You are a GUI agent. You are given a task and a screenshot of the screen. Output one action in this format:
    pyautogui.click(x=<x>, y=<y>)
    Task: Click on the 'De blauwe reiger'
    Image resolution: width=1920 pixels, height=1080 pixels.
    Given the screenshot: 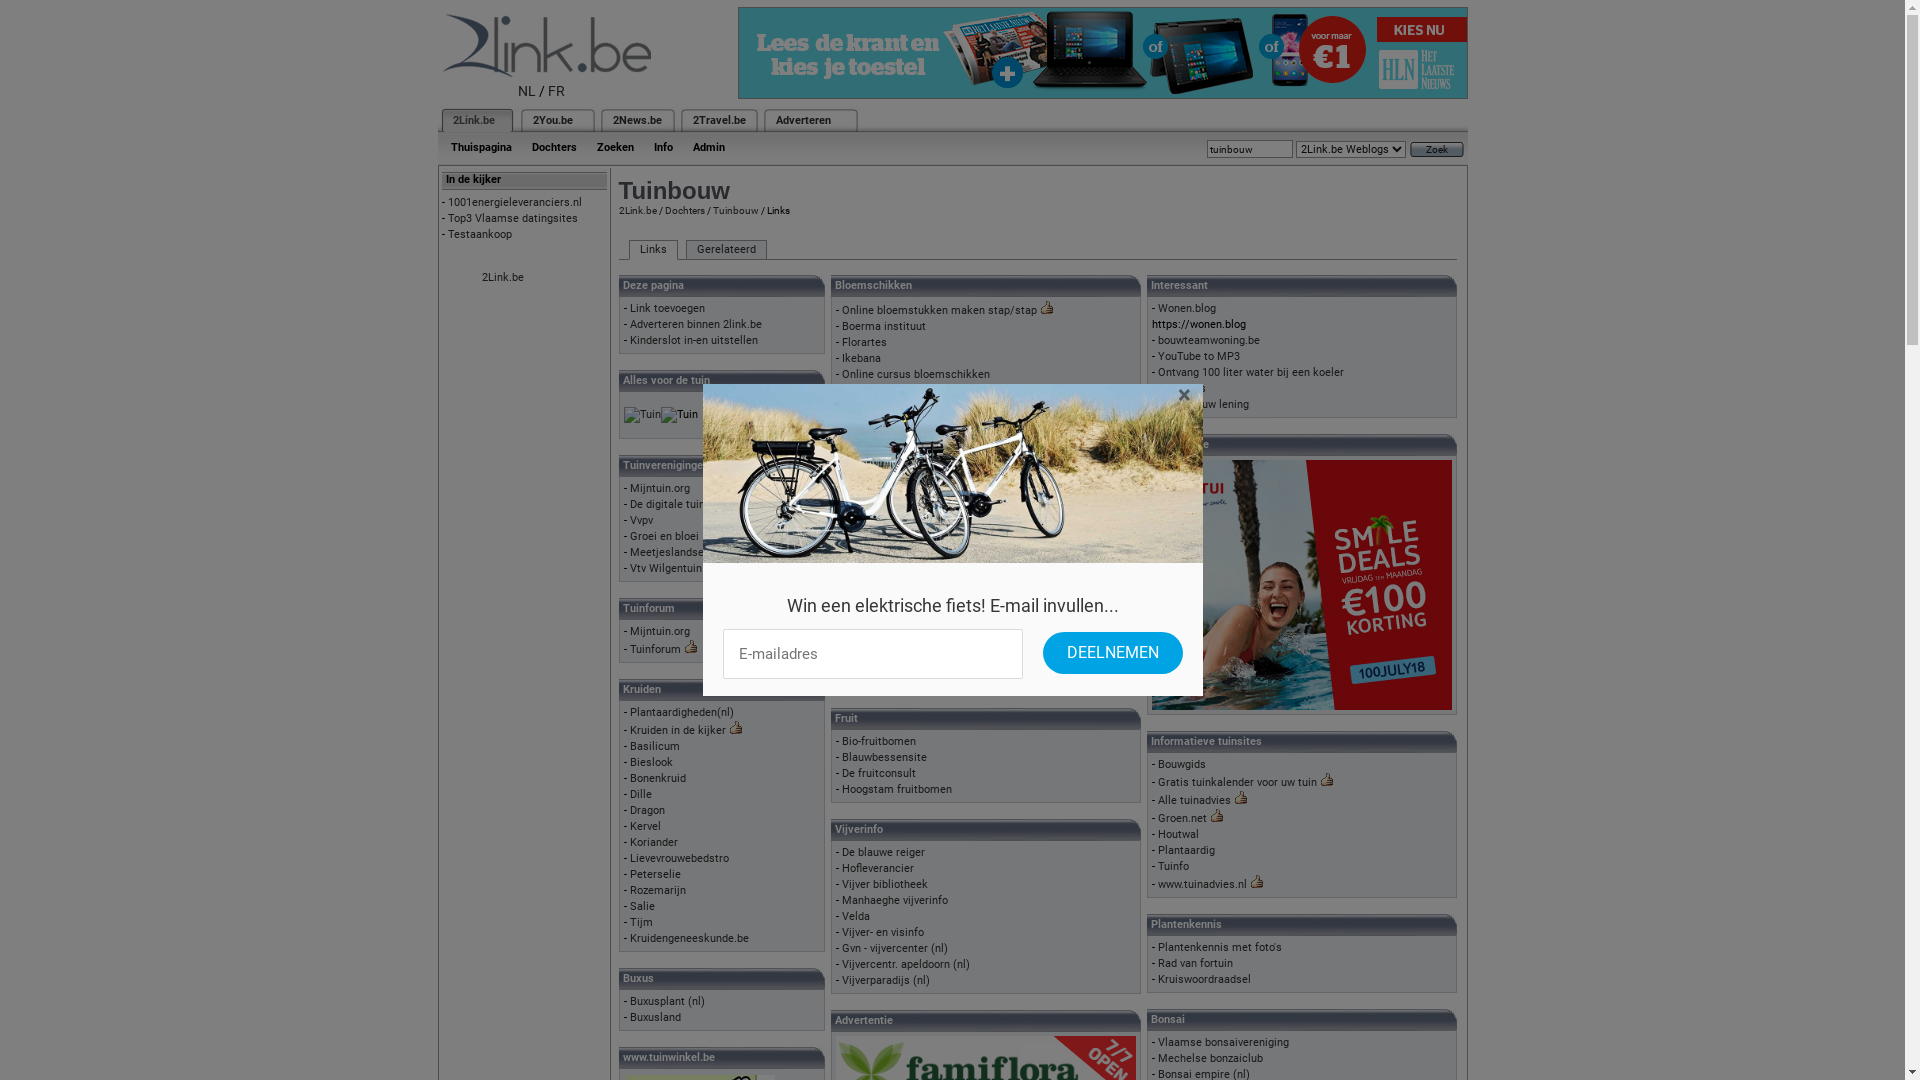 What is the action you would take?
    pyautogui.click(x=882, y=852)
    